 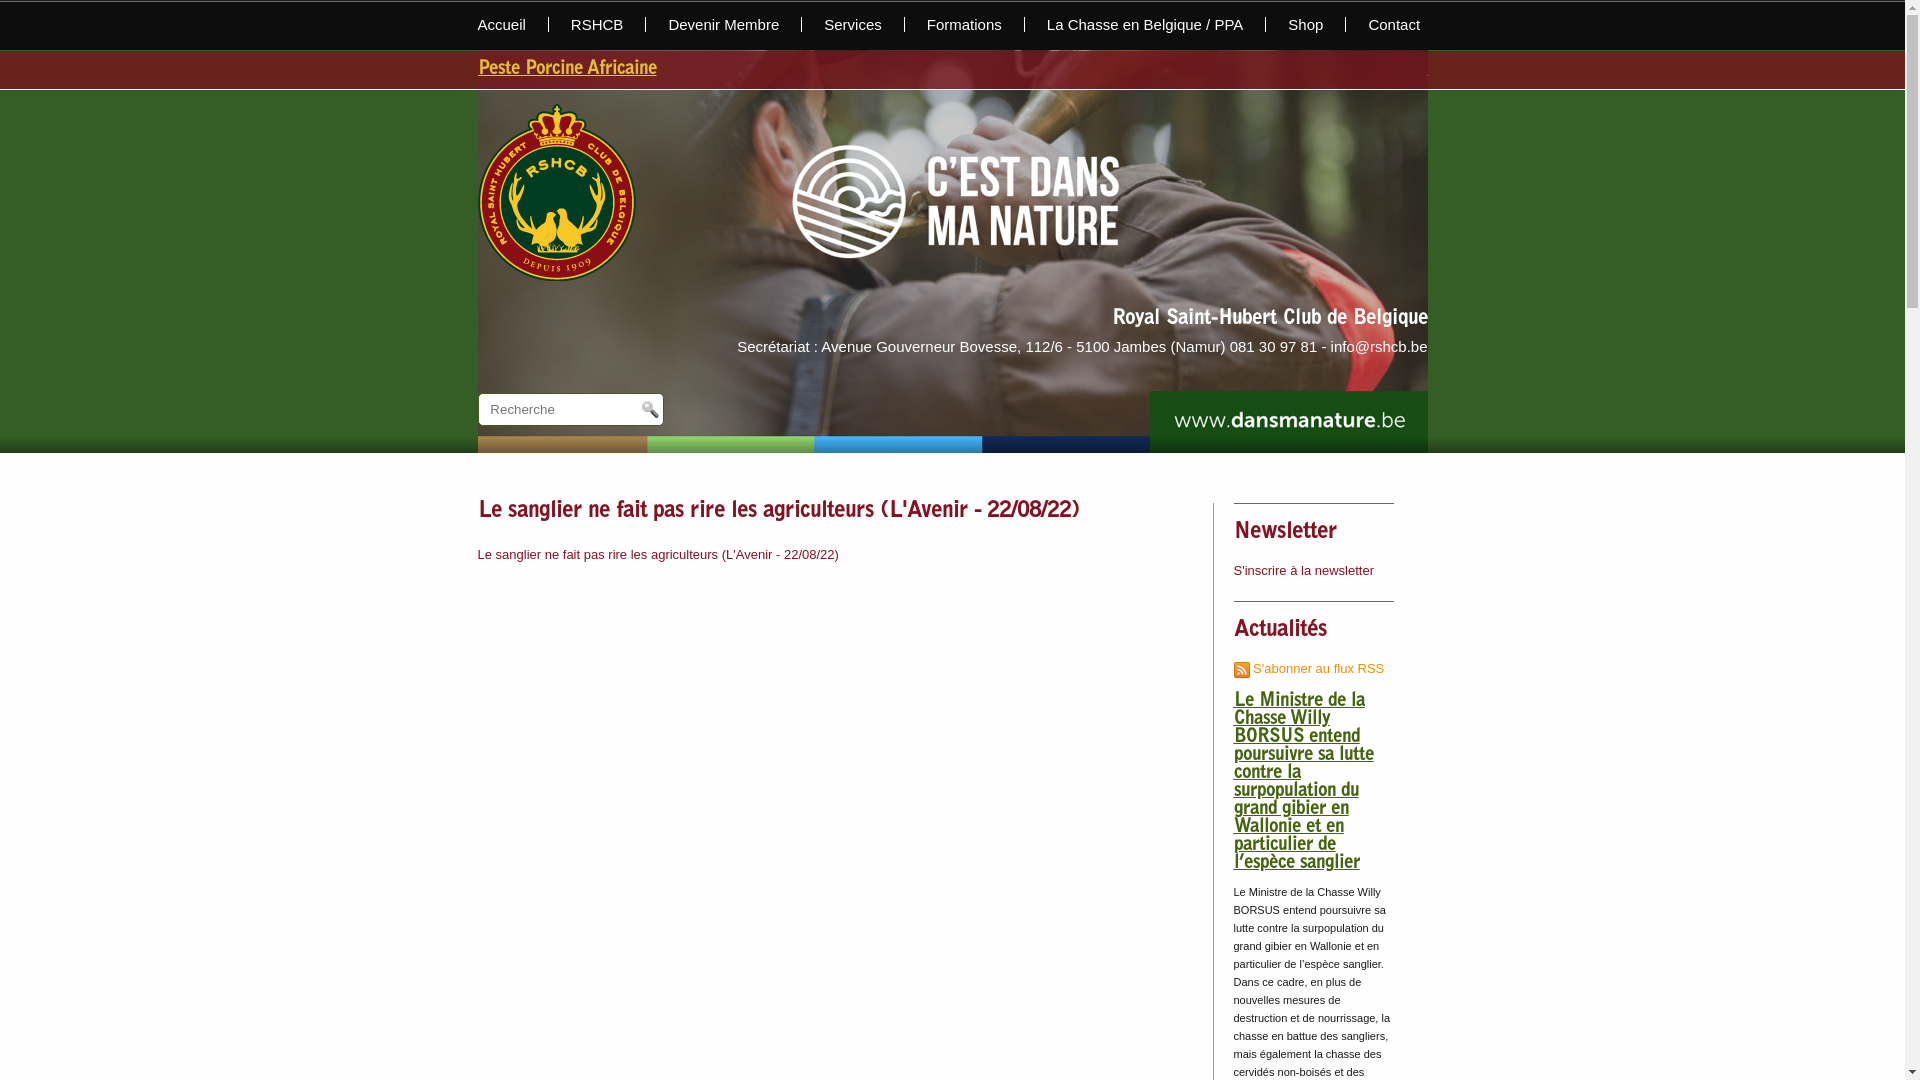 I want to click on 'Peste Porcine Africaine', so click(x=477, y=68).